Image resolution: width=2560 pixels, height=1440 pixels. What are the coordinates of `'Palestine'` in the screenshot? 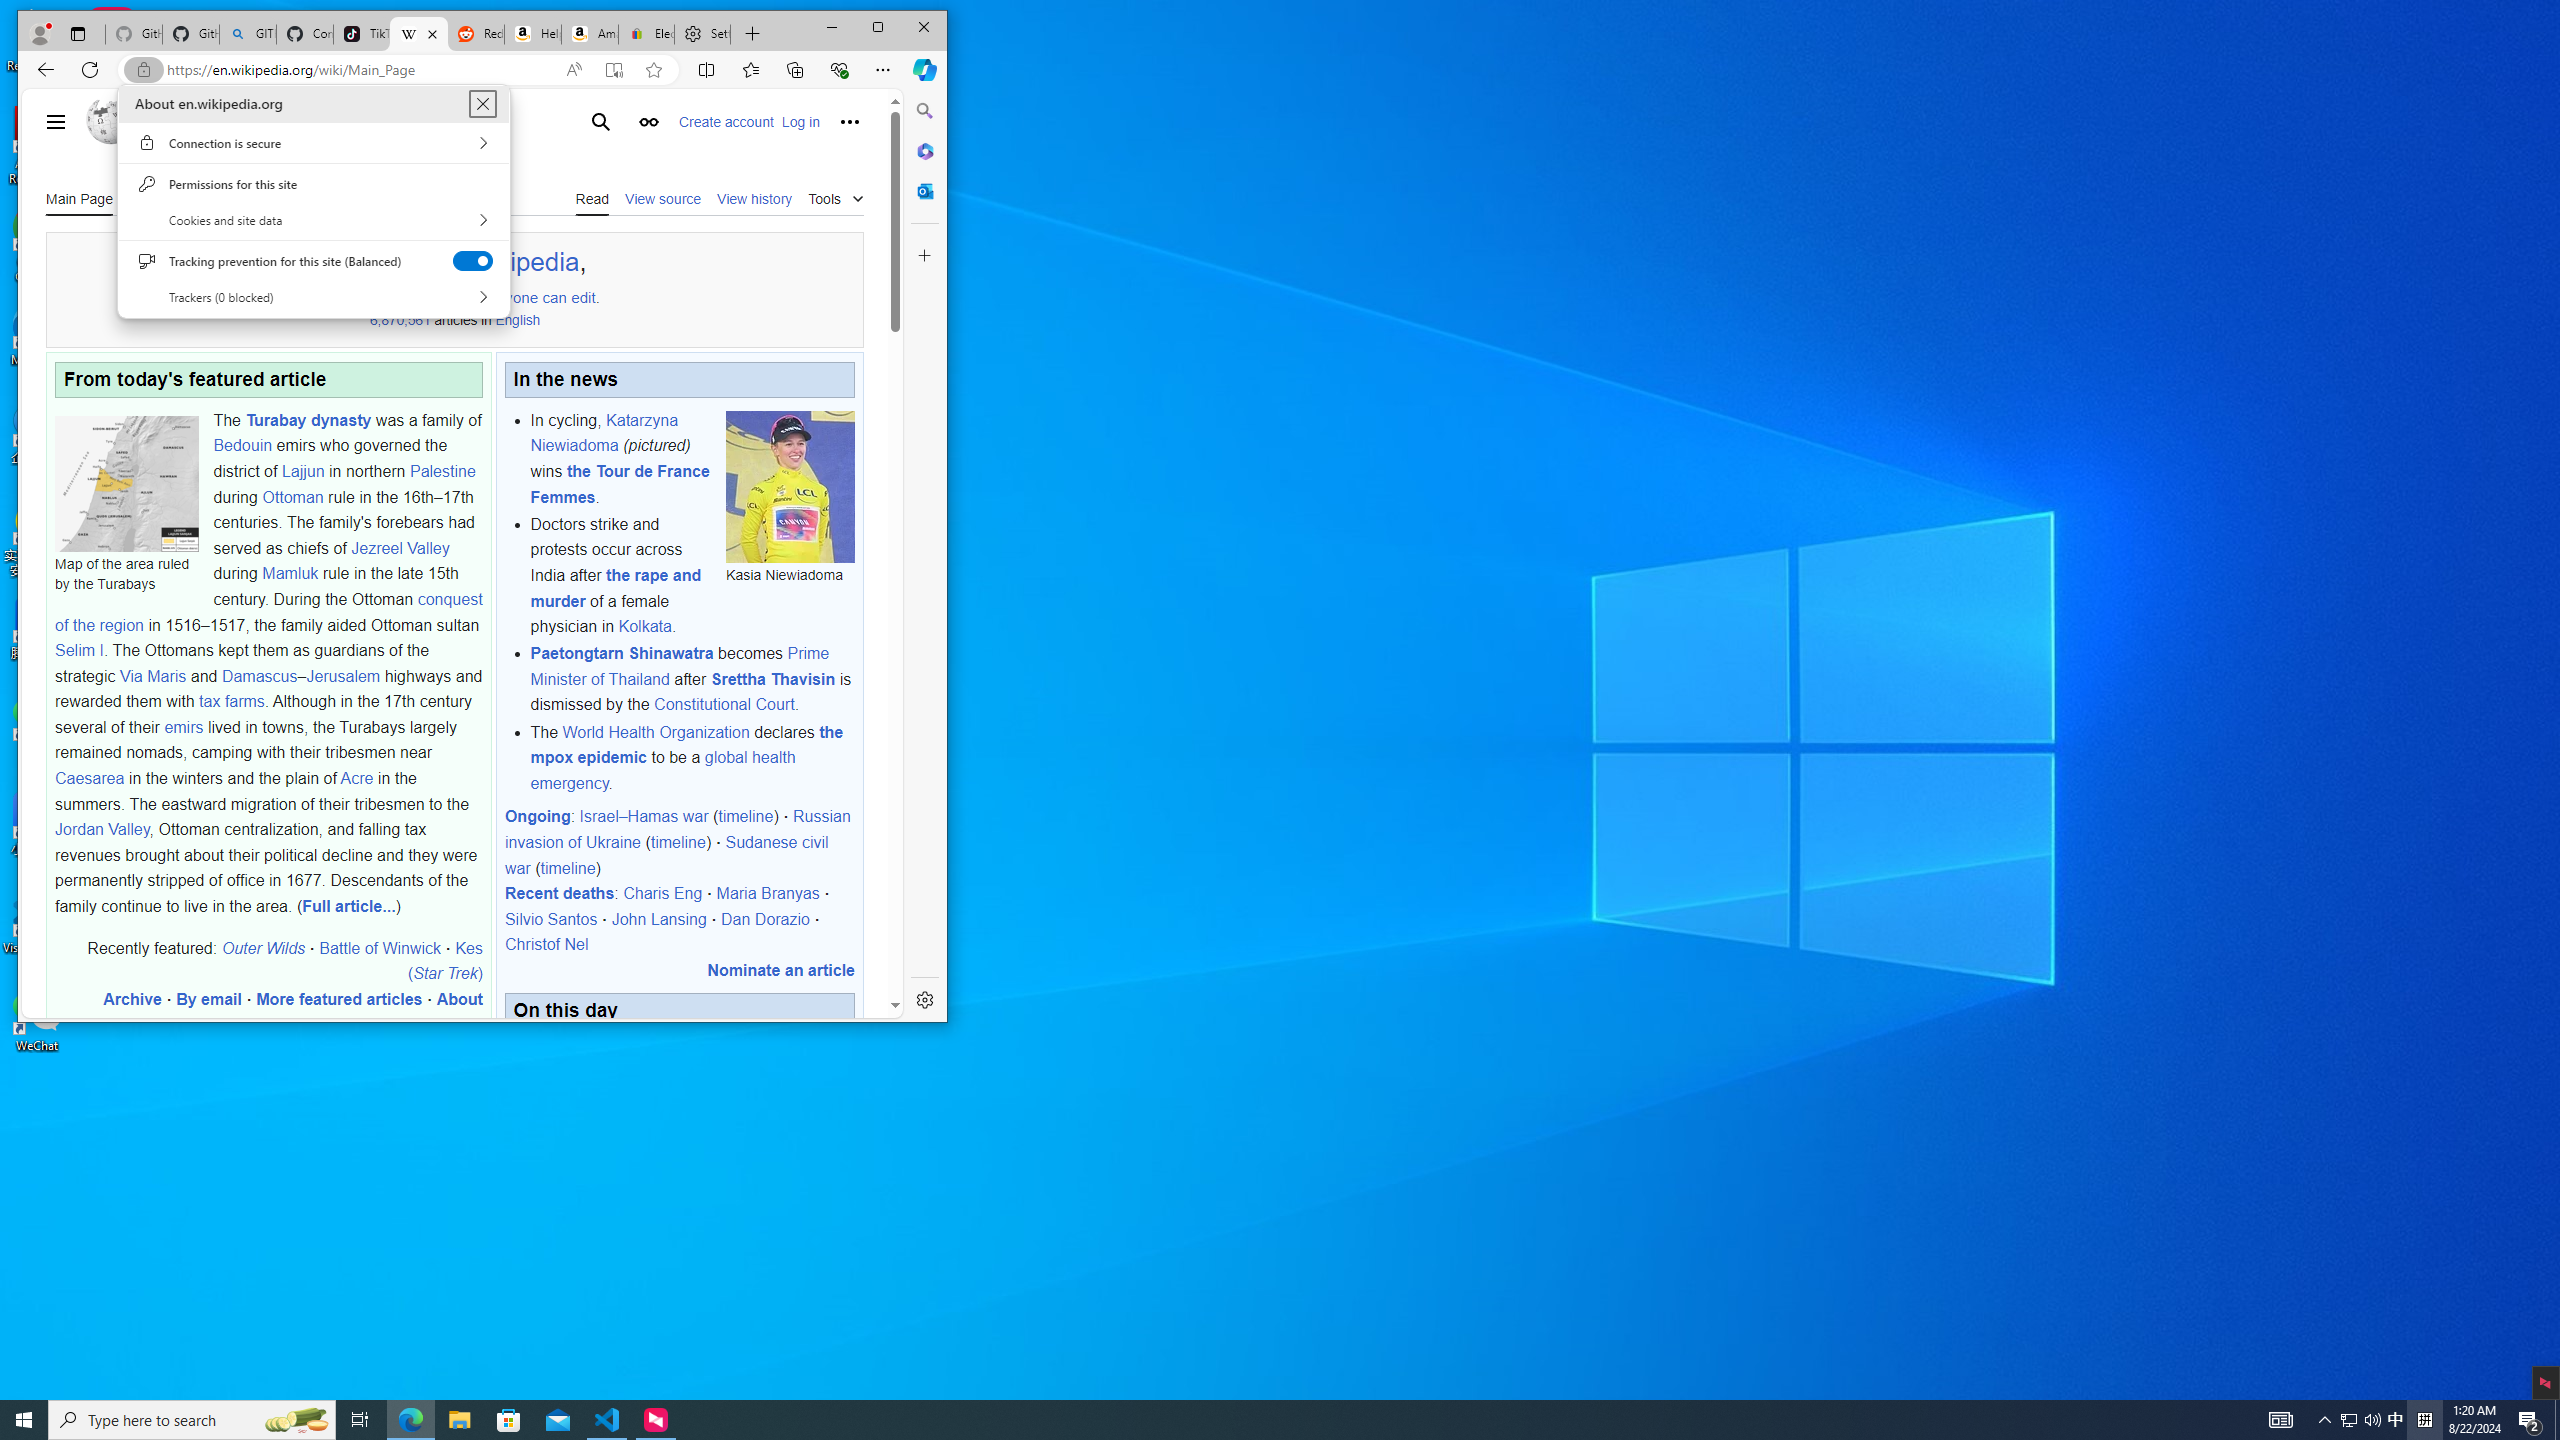 It's located at (441, 470).